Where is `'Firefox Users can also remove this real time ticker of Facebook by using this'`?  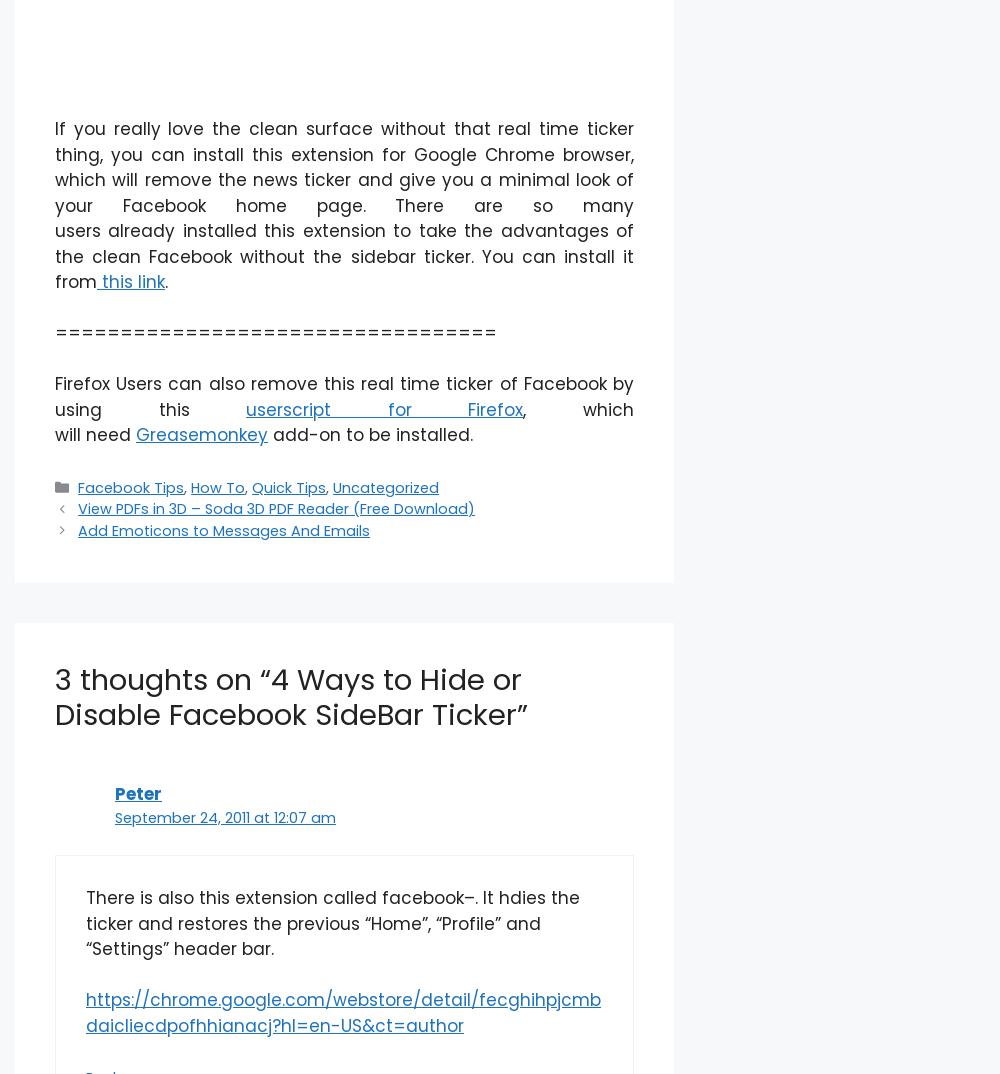
'Firefox Users can also remove this real time ticker of Facebook by using this' is located at coordinates (343, 396).